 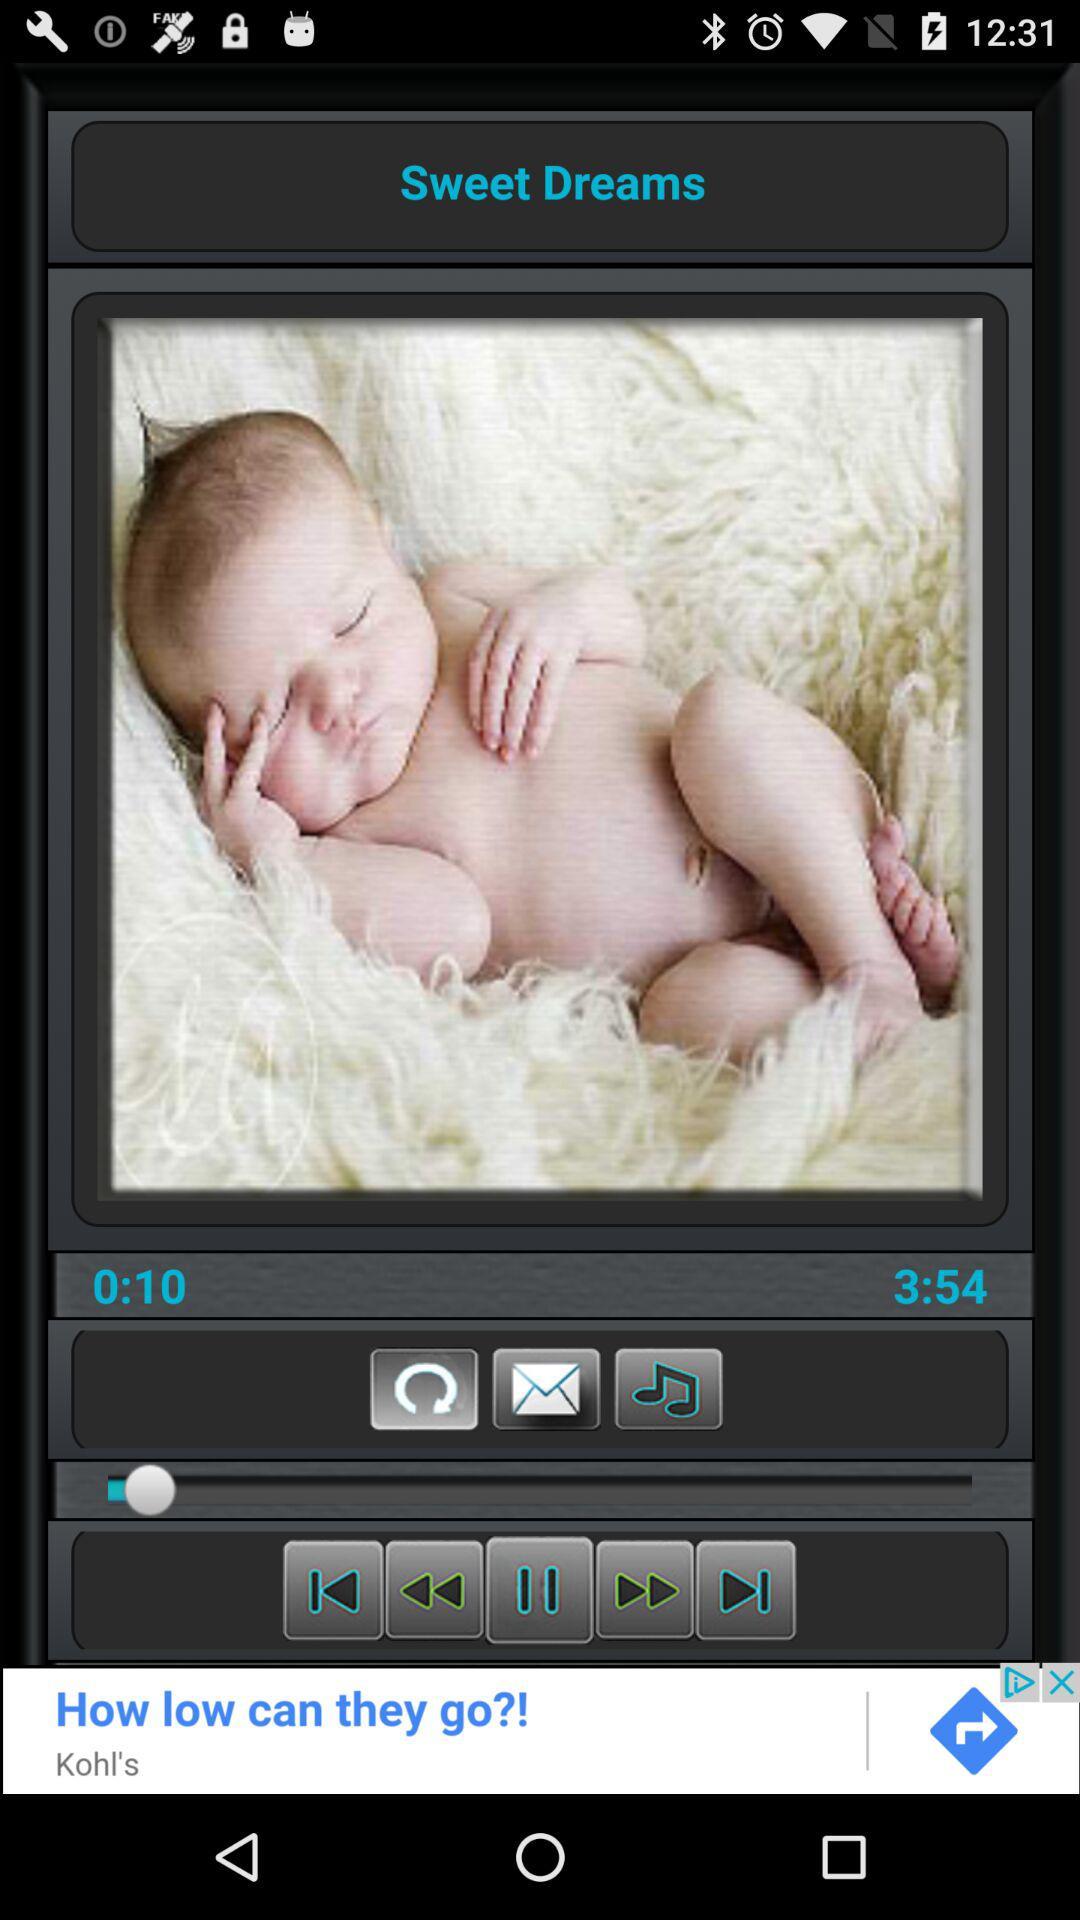 I want to click on next track, so click(x=745, y=1589).